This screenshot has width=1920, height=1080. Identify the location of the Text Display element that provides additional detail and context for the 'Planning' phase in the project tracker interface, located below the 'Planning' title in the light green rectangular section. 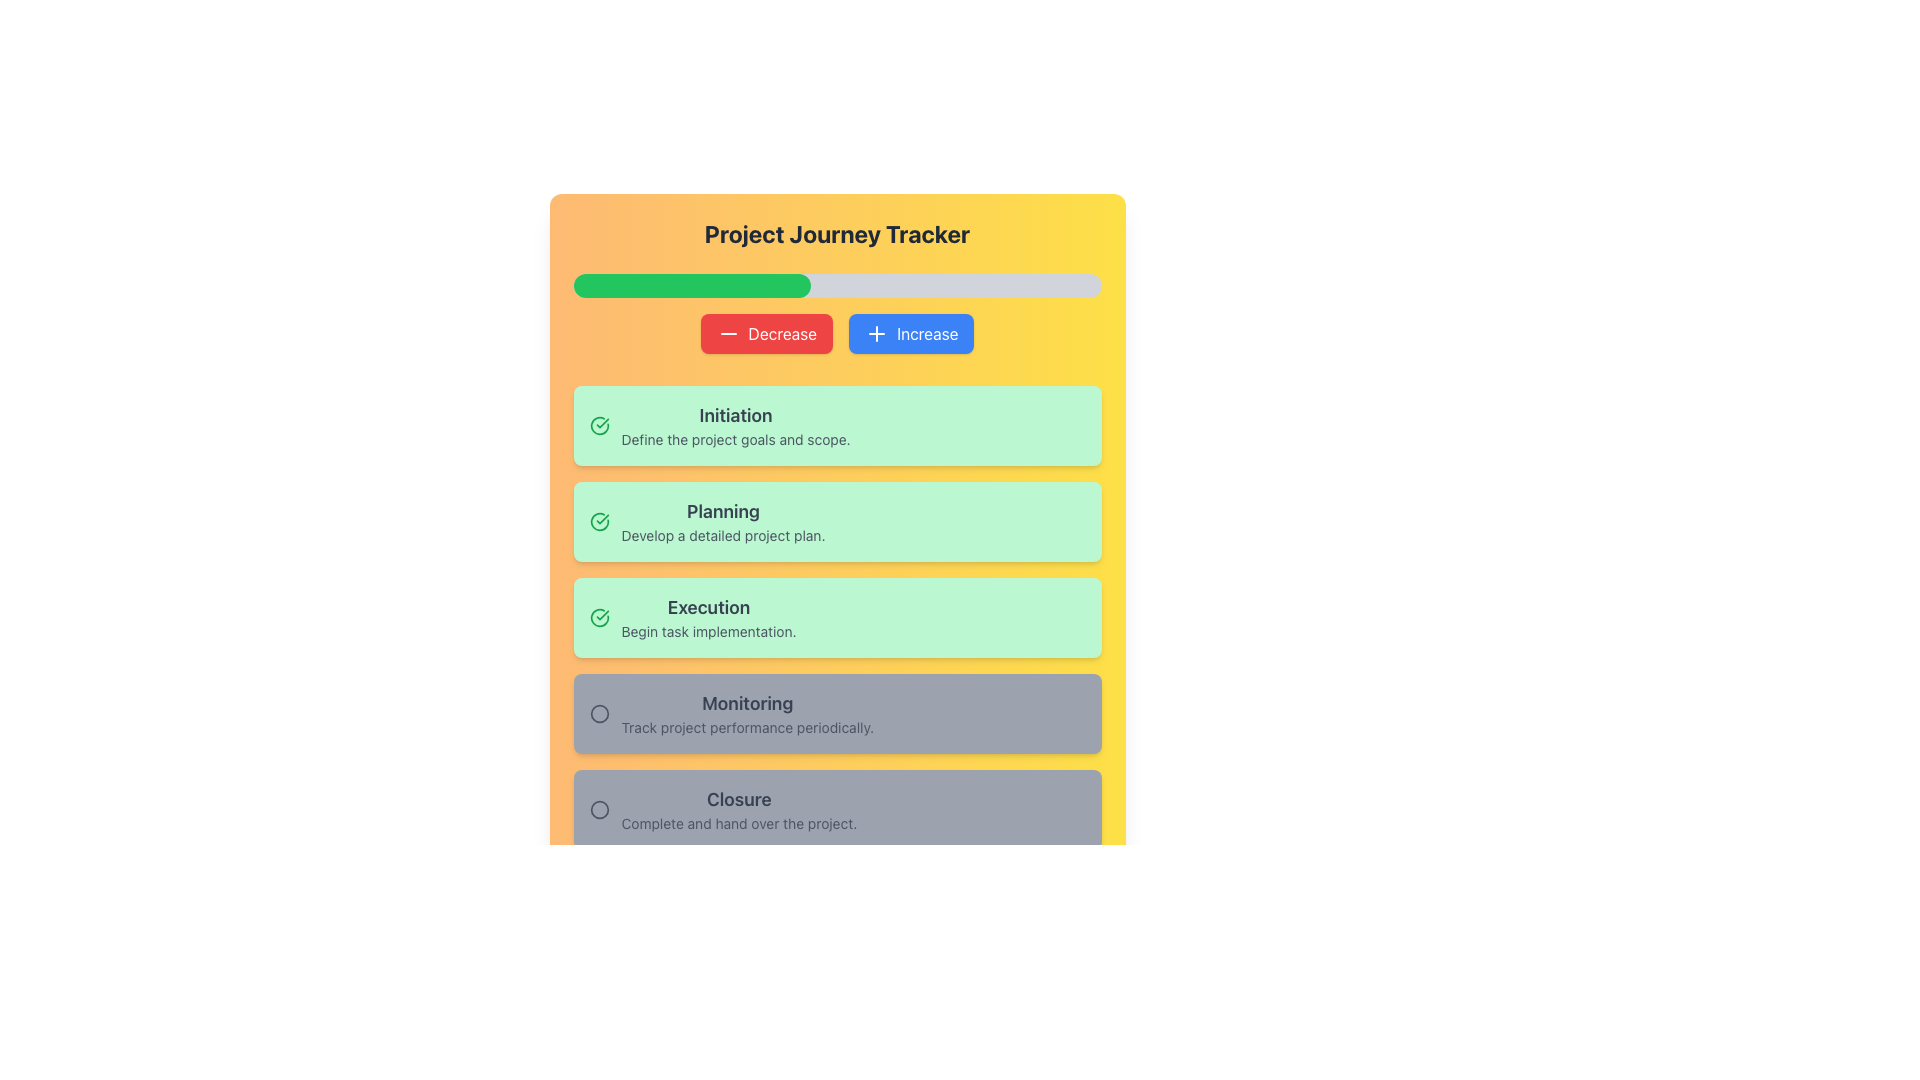
(722, 535).